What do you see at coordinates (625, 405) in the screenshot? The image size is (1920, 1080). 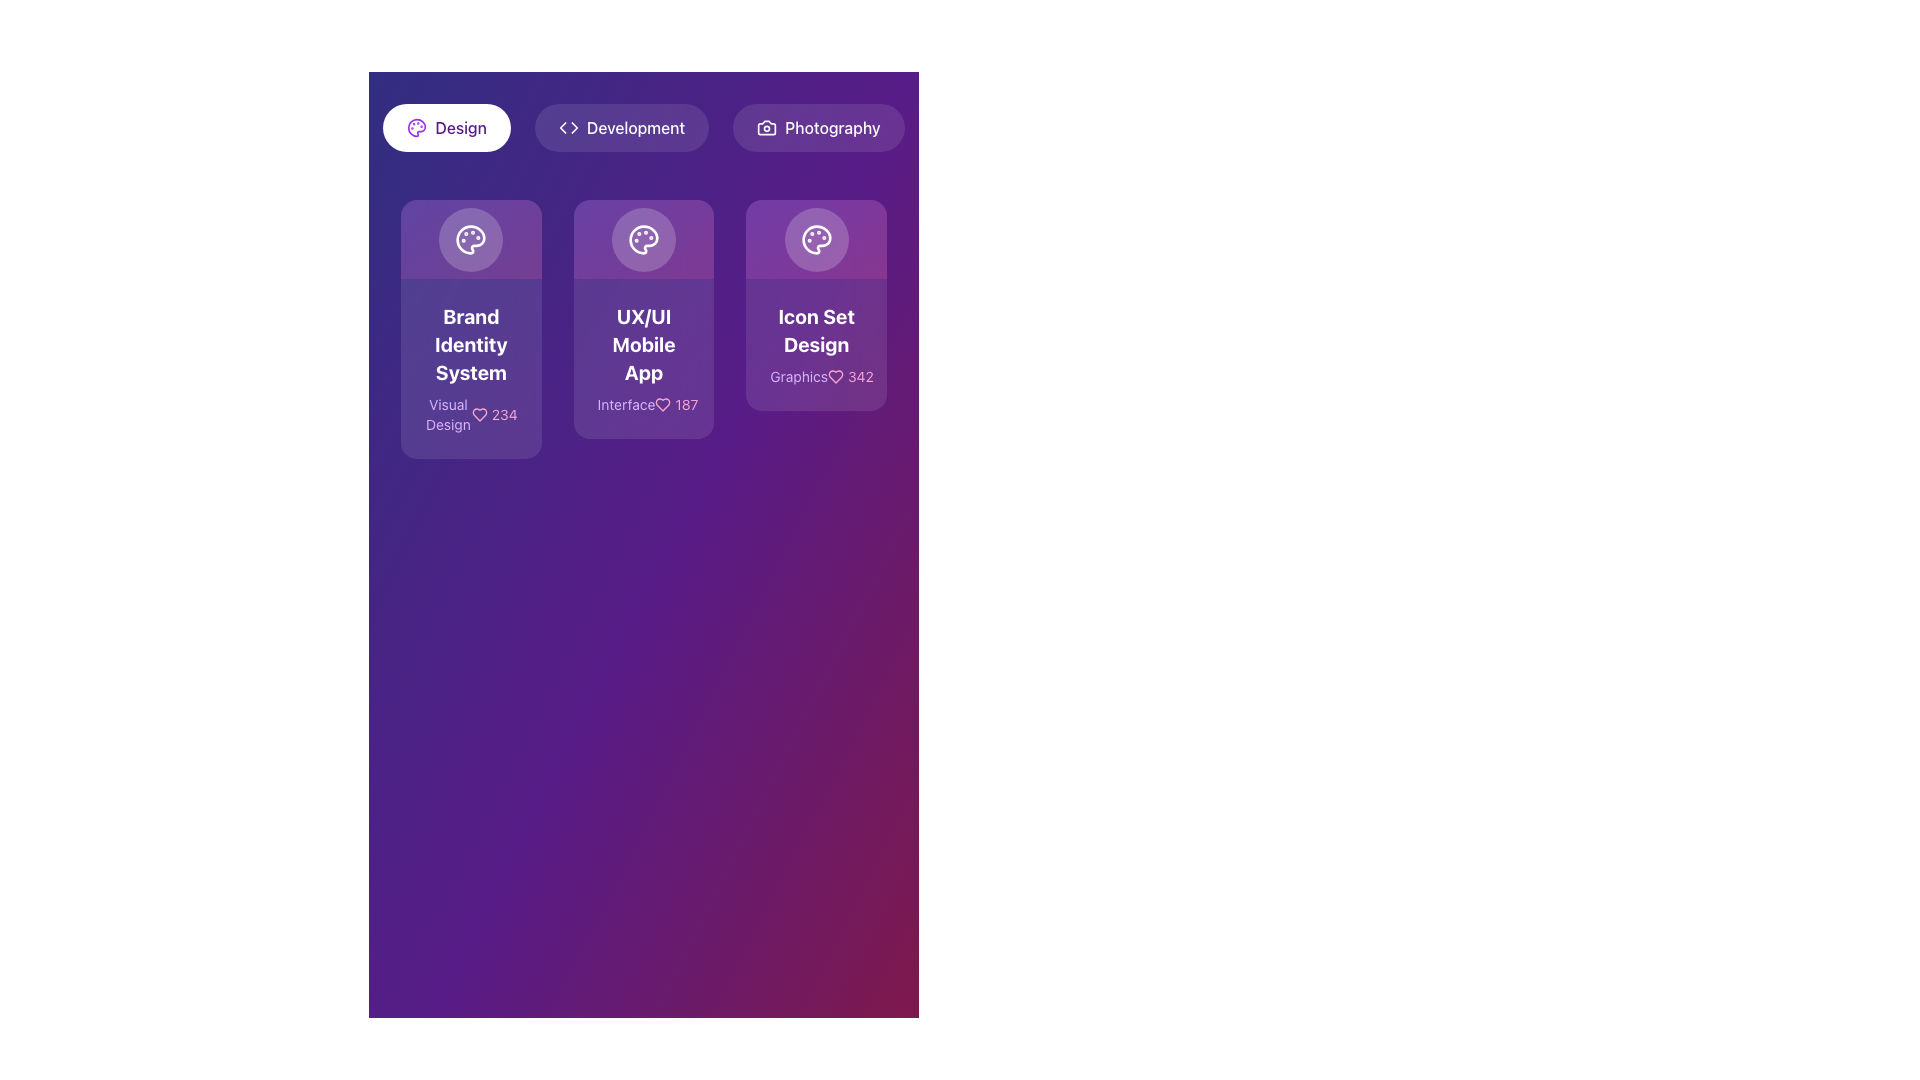 I see `text of the category label located underneath the main heading 'UX/UI Mobile App' in the middle card of three horizontally arranged cards` at bounding box center [625, 405].